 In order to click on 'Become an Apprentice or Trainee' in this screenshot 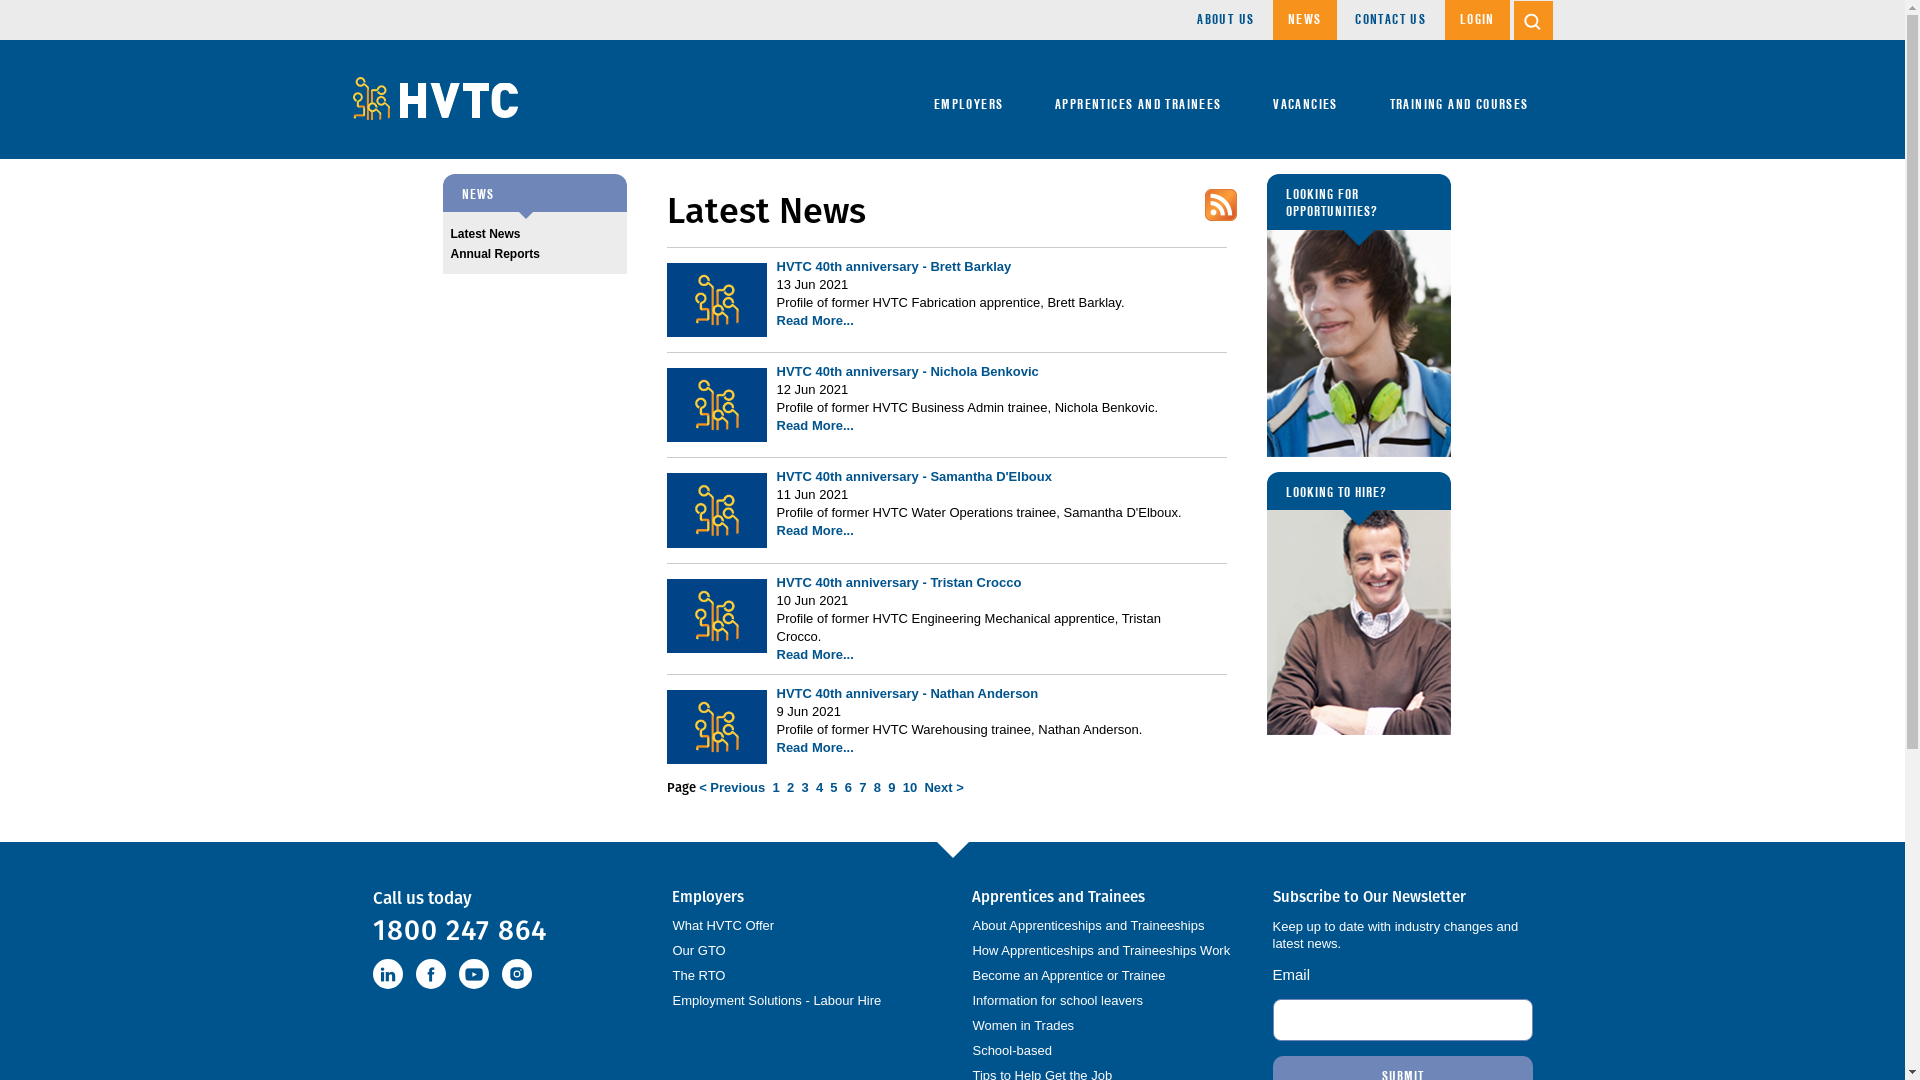, I will do `click(971, 974)`.